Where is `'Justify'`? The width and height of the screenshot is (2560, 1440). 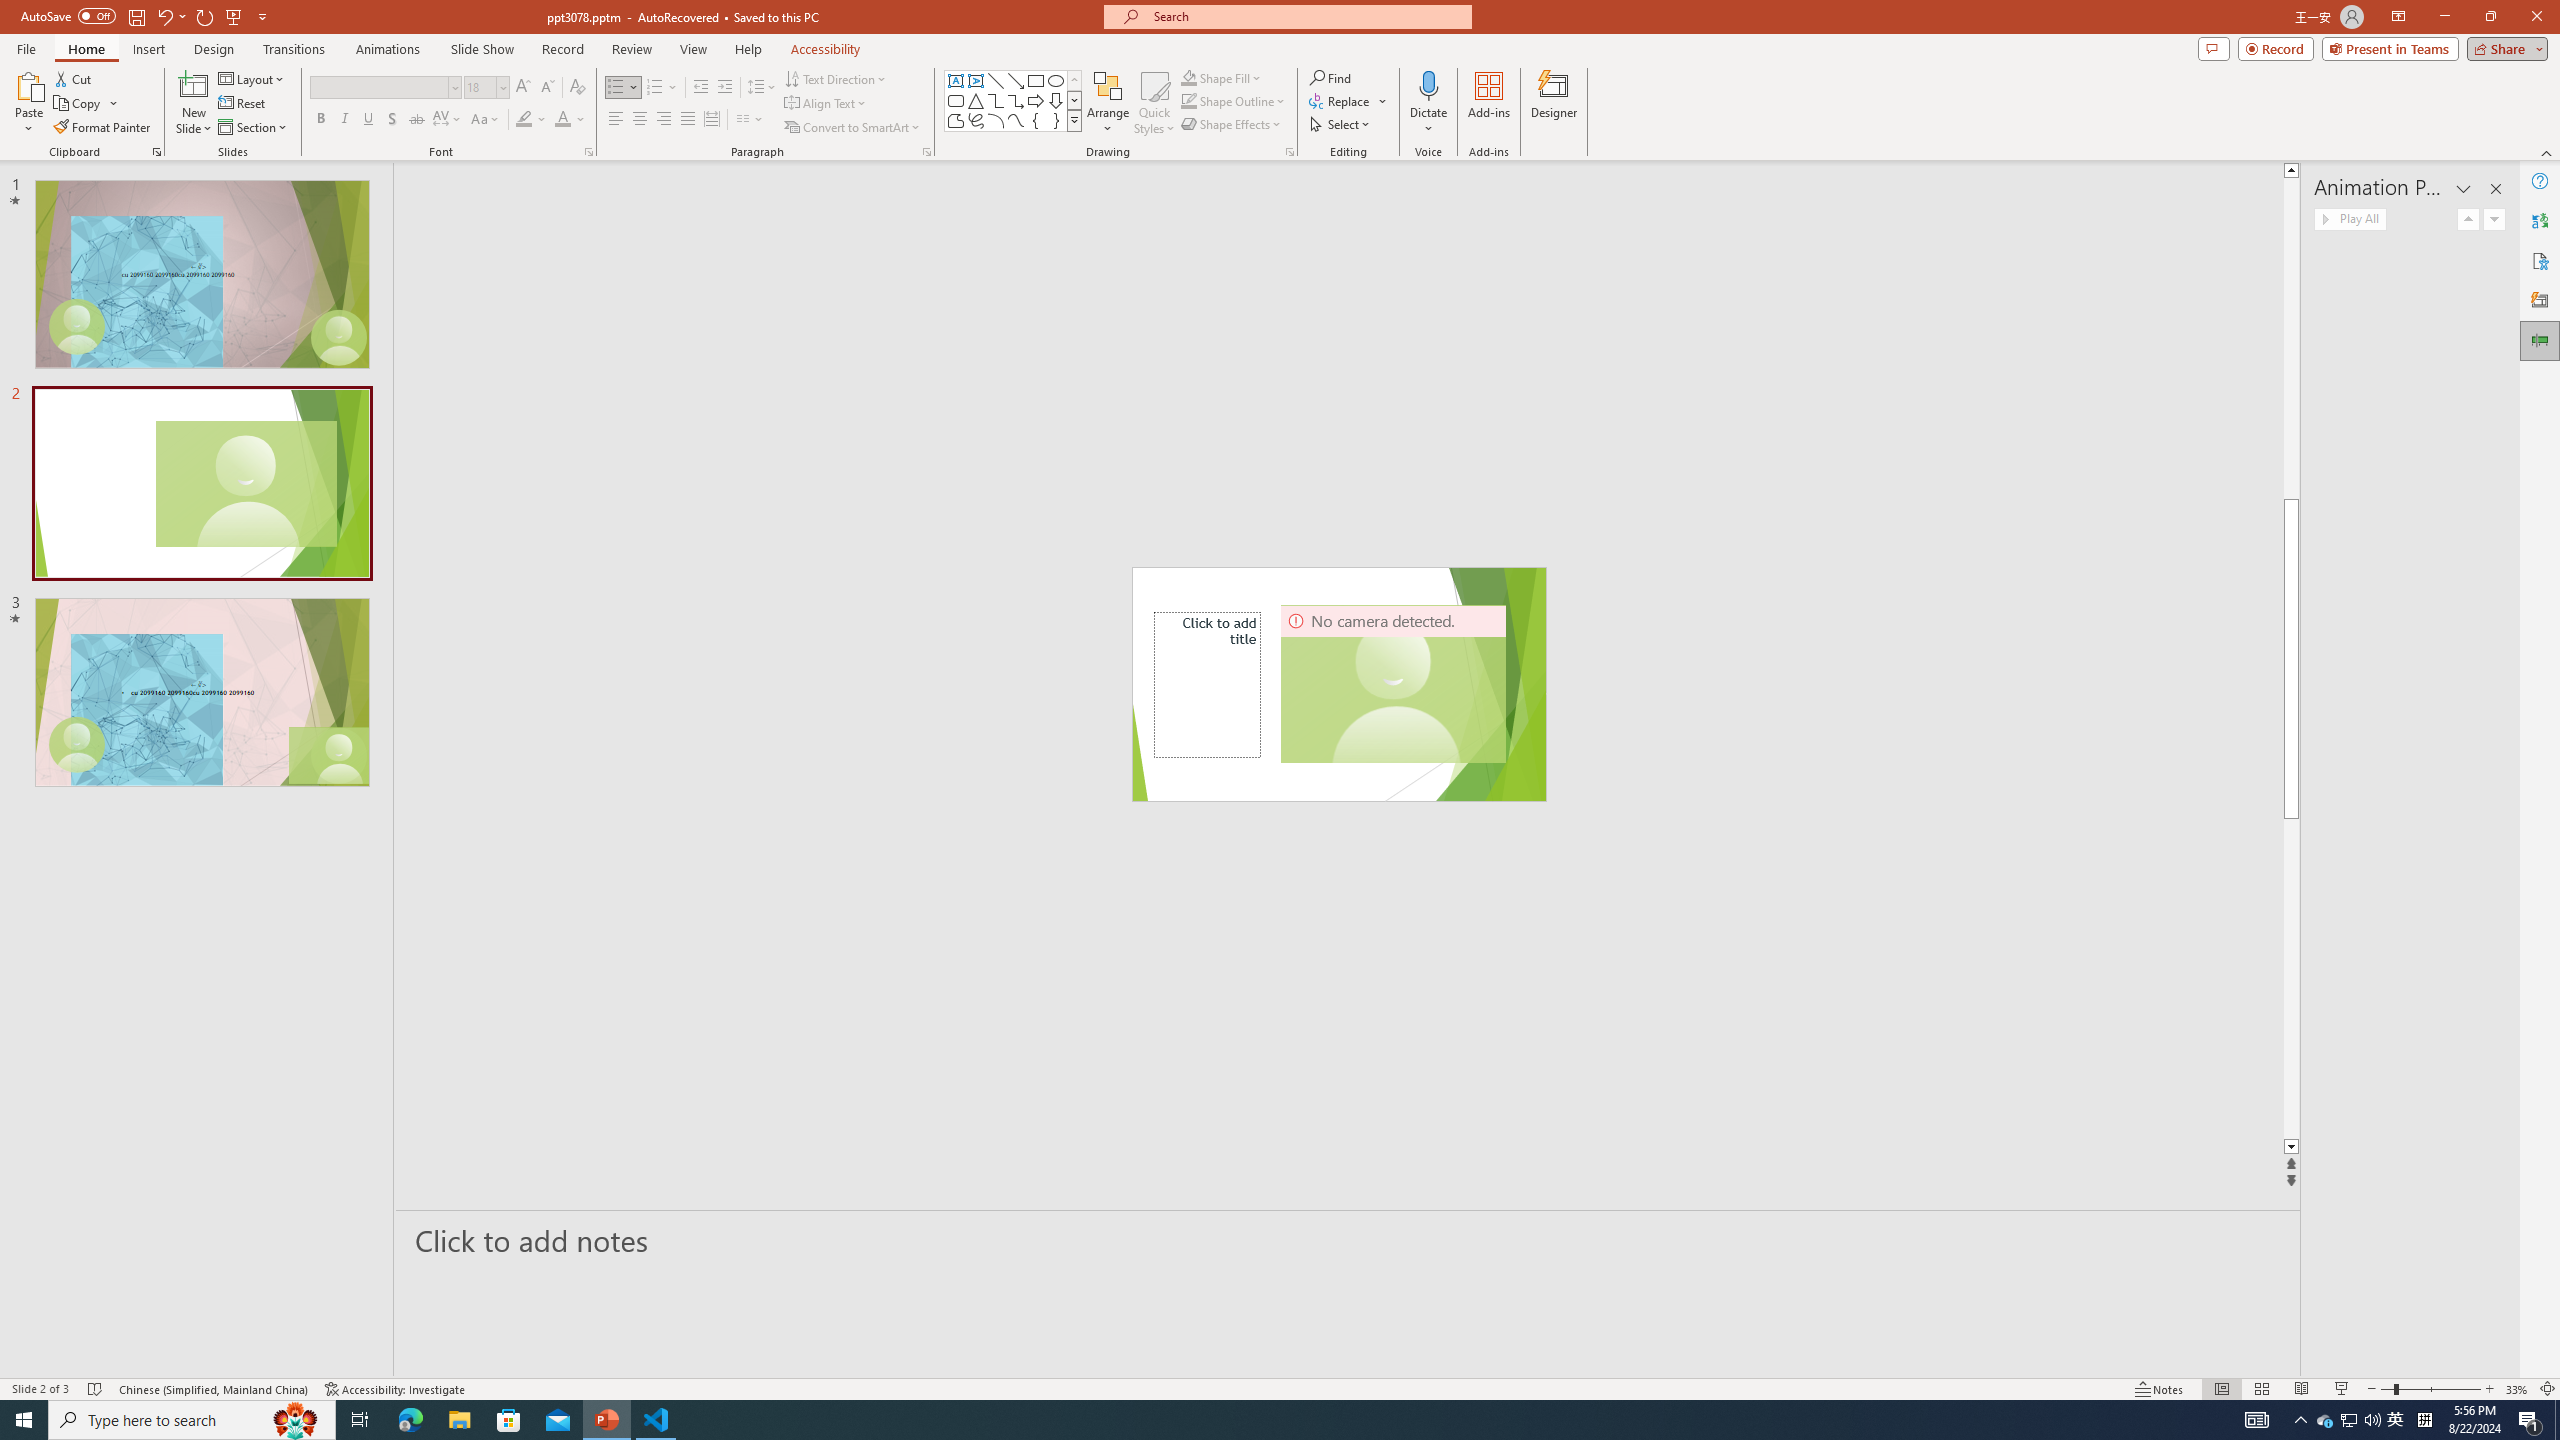
'Justify' is located at coordinates (686, 118).